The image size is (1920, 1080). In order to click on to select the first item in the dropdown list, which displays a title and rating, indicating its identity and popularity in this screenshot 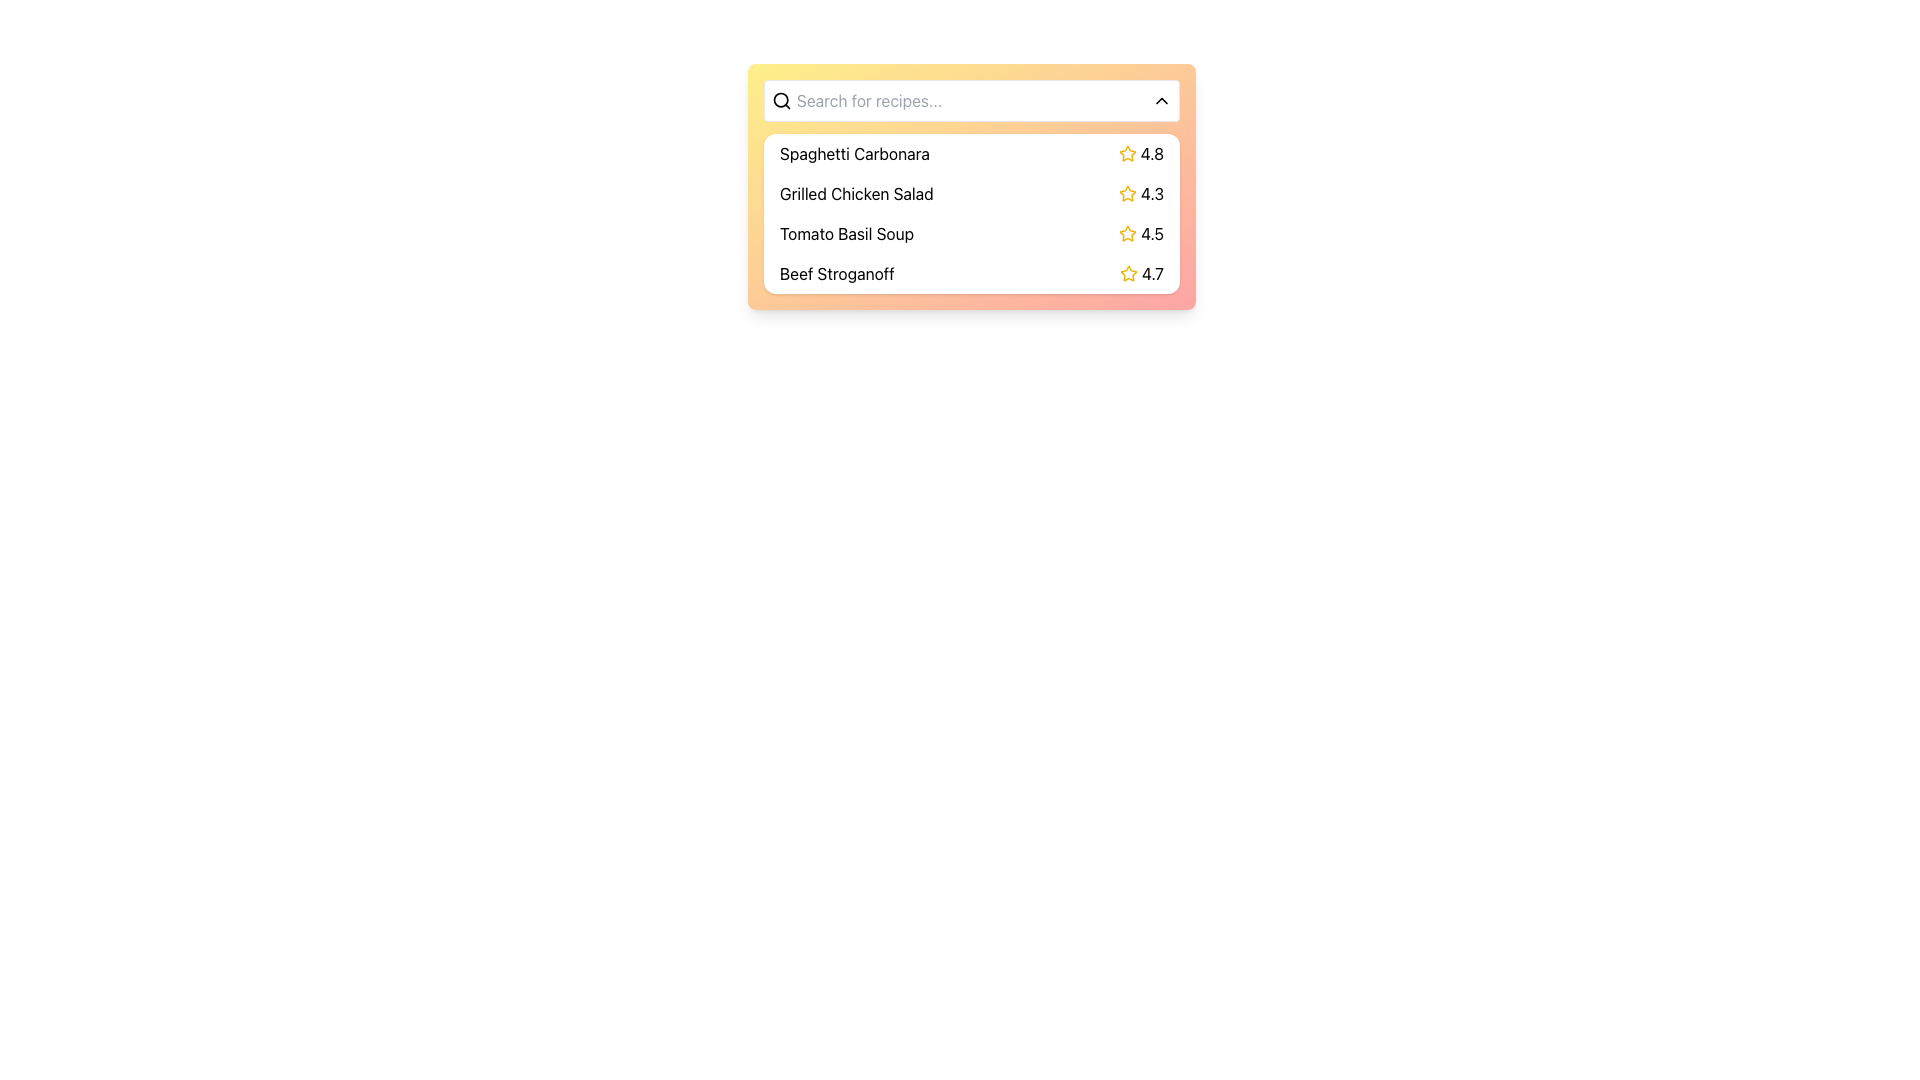, I will do `click(971, 153)`.